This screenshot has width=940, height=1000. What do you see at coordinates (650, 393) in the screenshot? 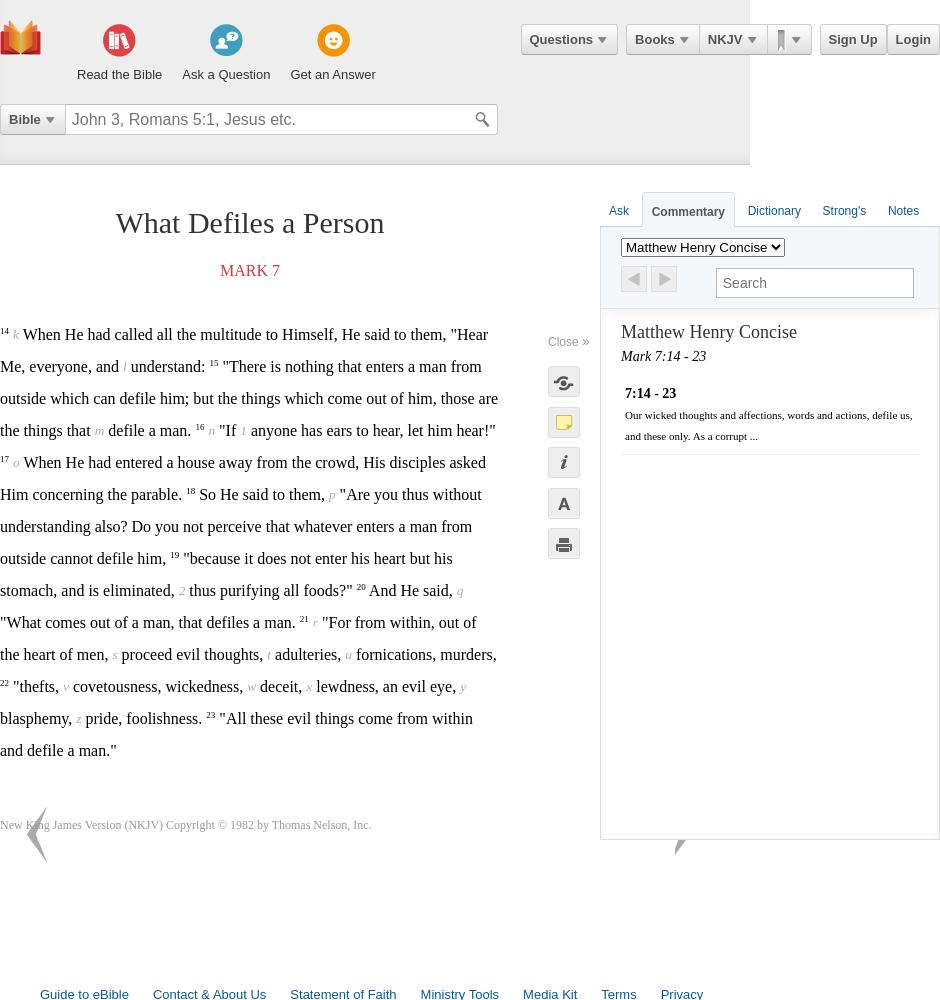
I see `'7:14 - 23'` at bounding box center [650, 393].